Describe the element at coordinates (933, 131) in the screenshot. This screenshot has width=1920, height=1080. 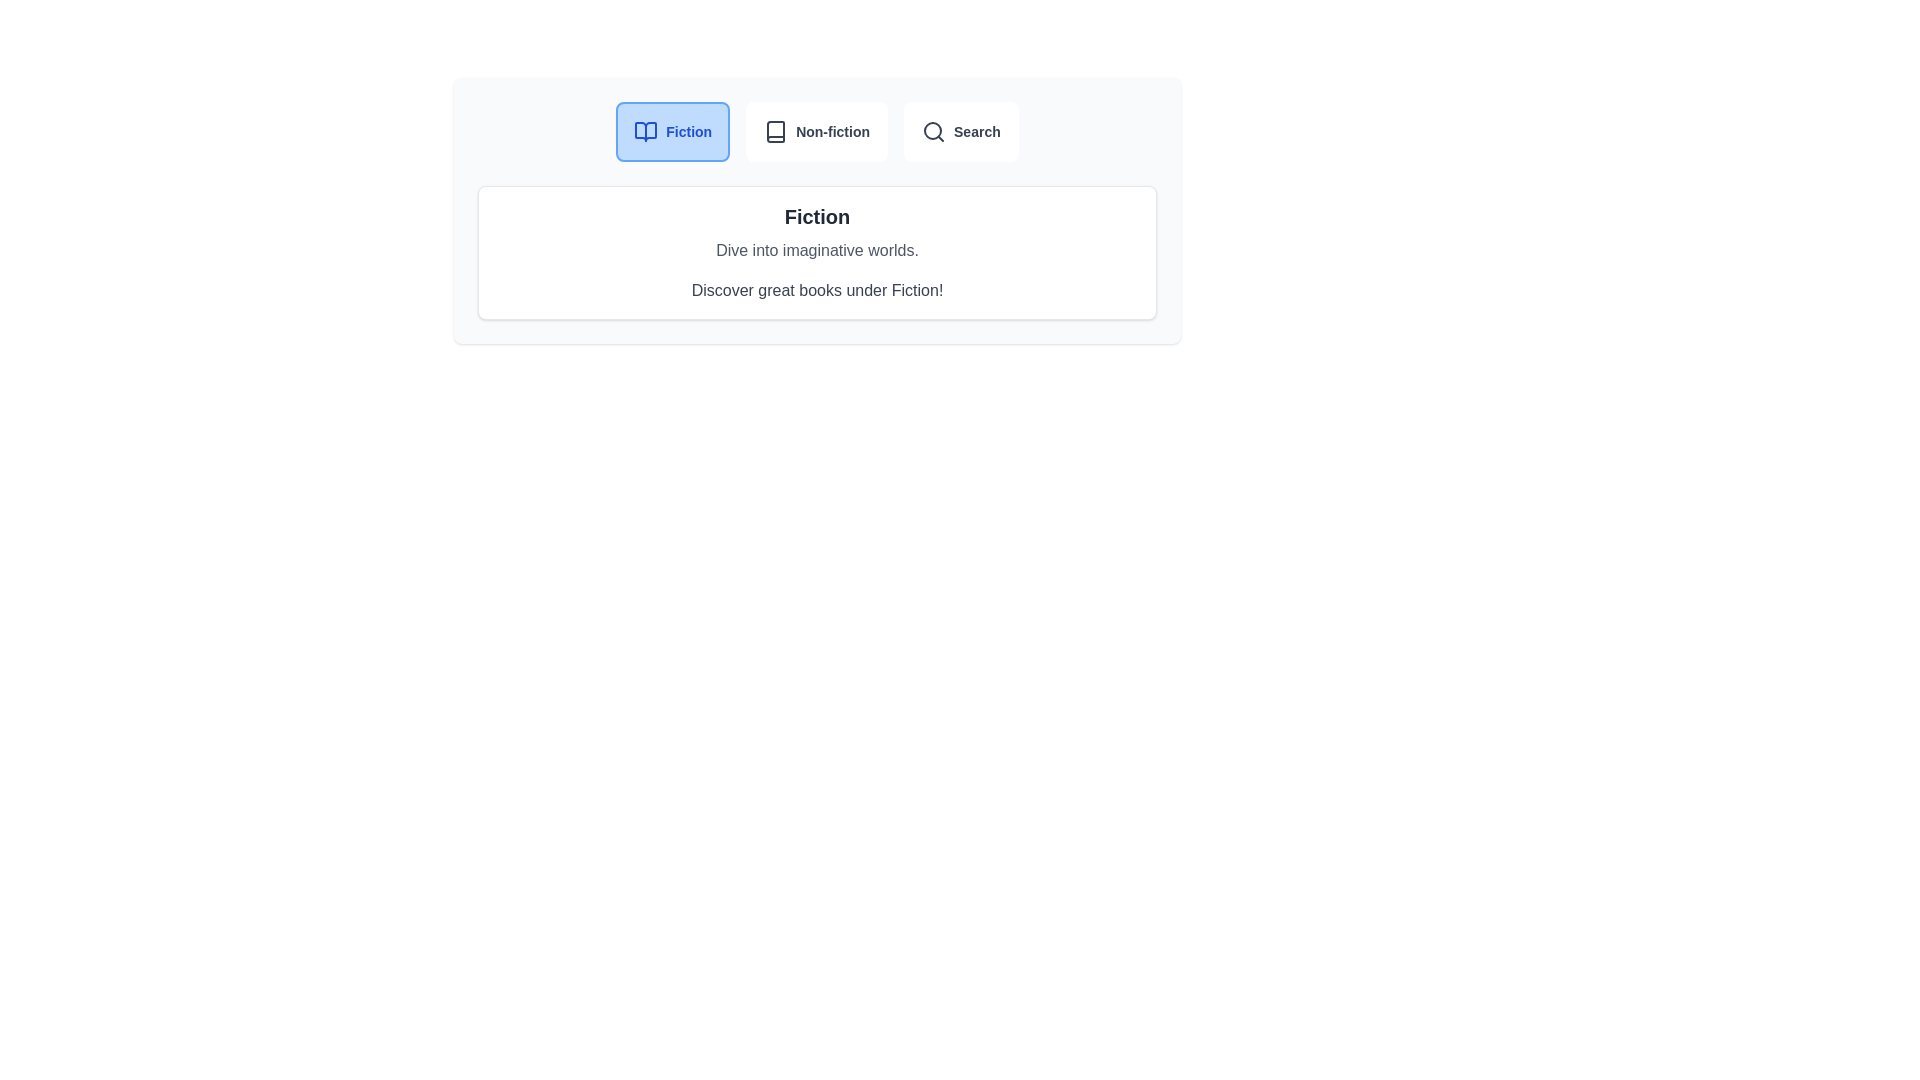
I see `the 'Search' button that contains the magnifying glass icon` at that location.